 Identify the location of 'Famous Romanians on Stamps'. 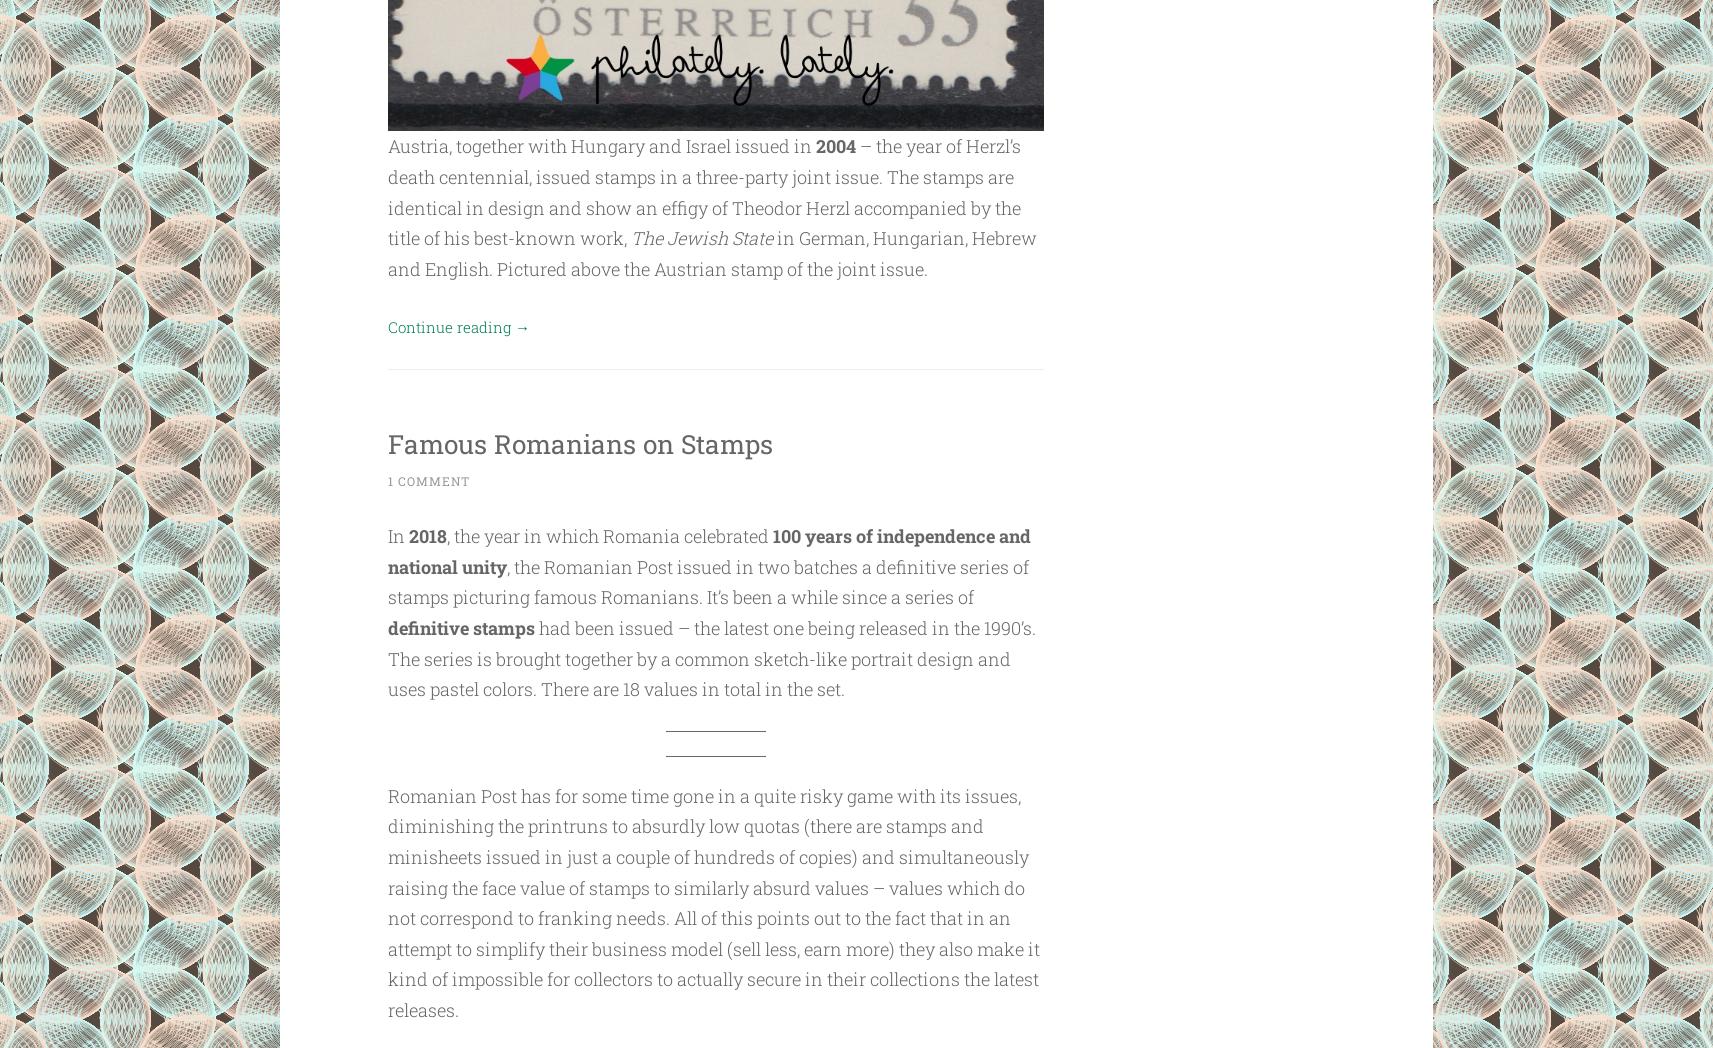
(624, 439).